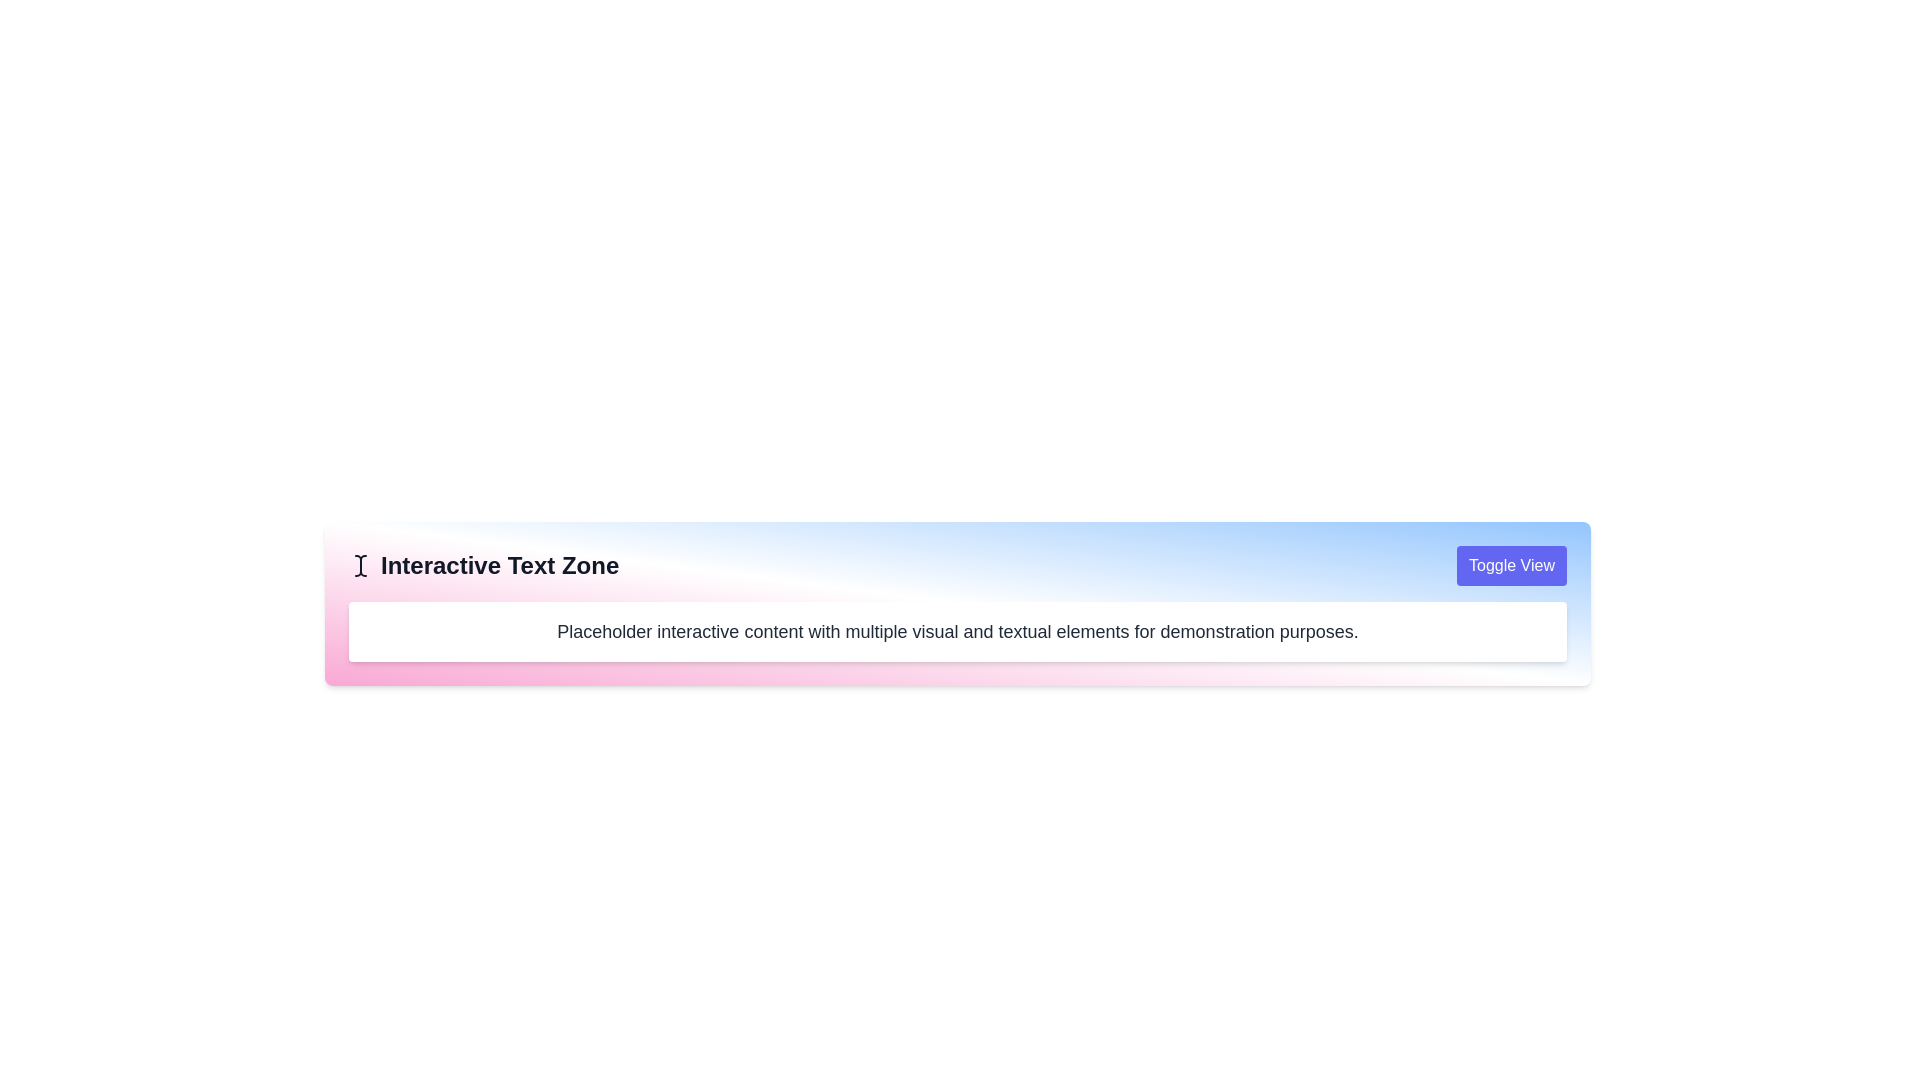 The image size is (1920, 1080). Describe the element at coordinates (360, 566) in the screenshot. I see `the SVG icon representing a text cursor, which is located to the left of the 'Interactive Text Zone' text` at that location.